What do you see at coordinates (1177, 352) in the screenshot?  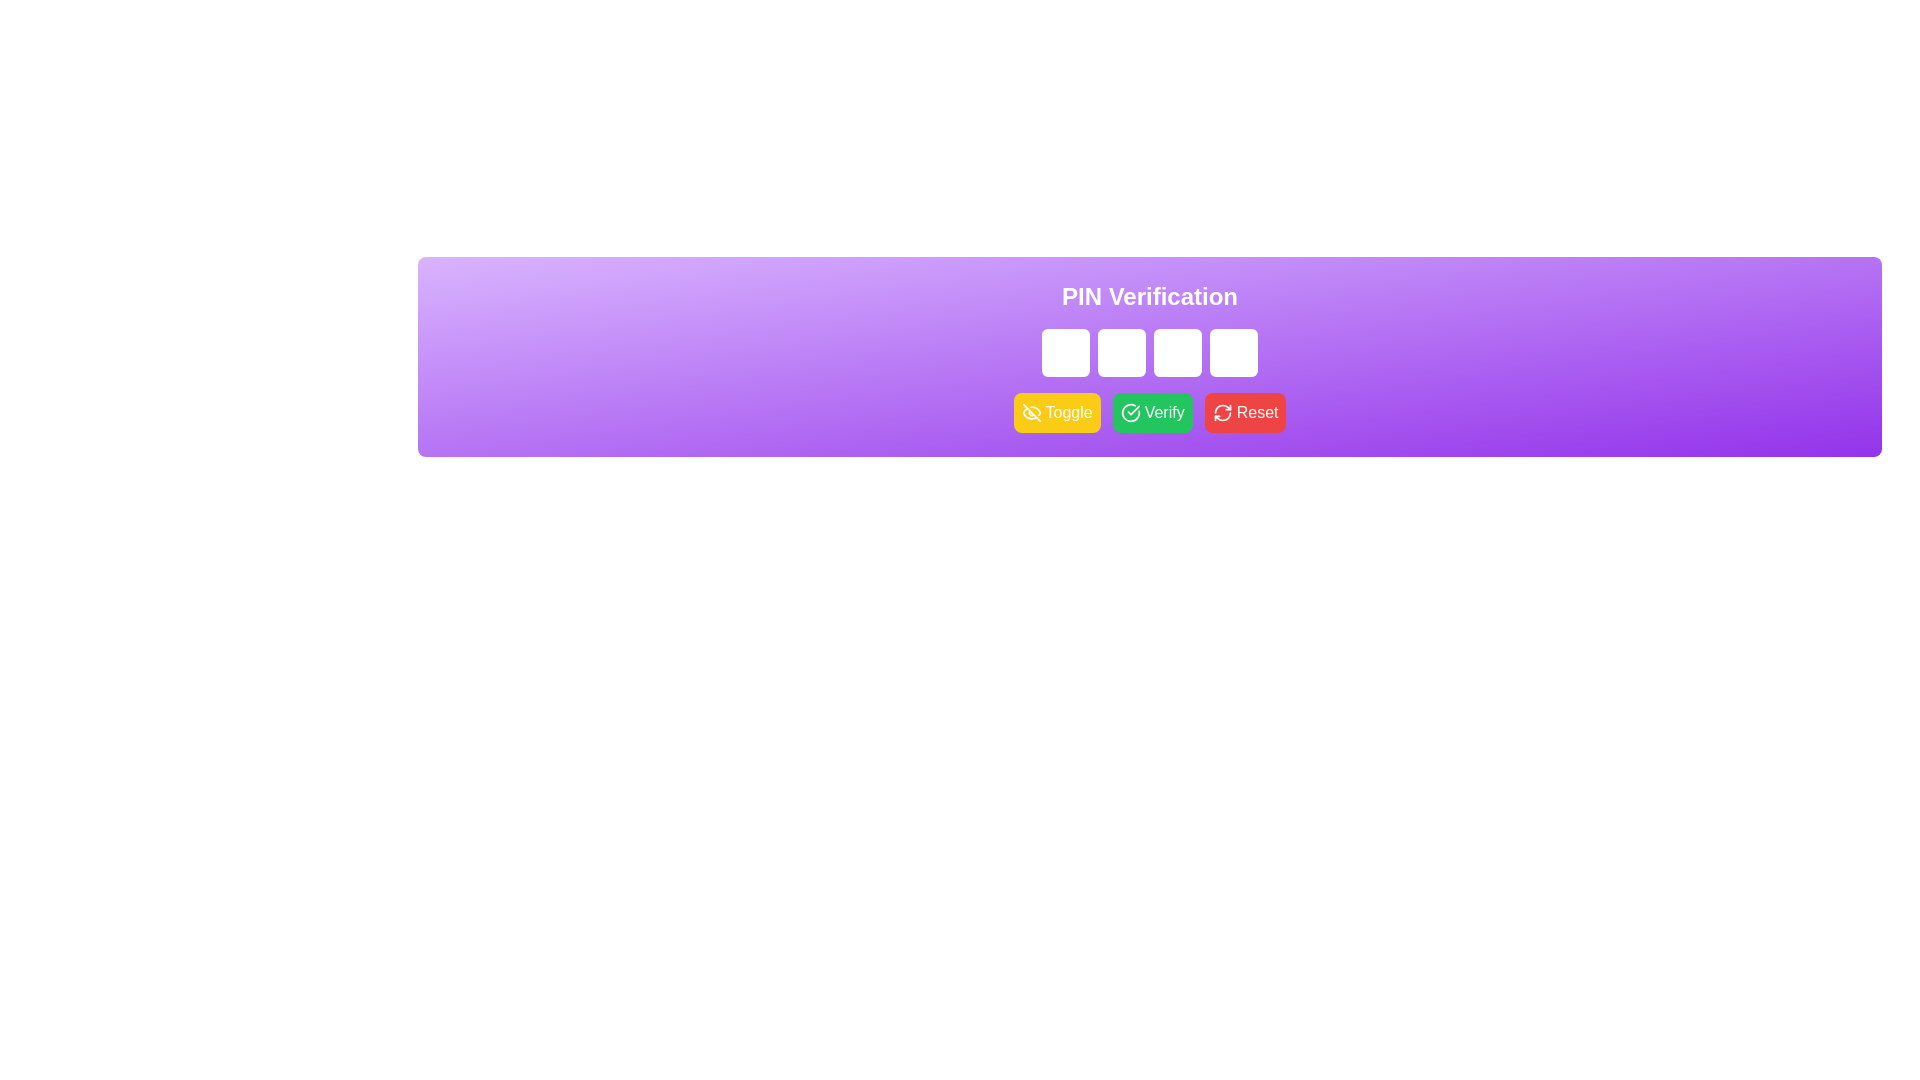 I see `the Password input field, which is the third input field in a row of four, styled with a white border and light purple background, to focus the element` at bounding box center [1177, 352].